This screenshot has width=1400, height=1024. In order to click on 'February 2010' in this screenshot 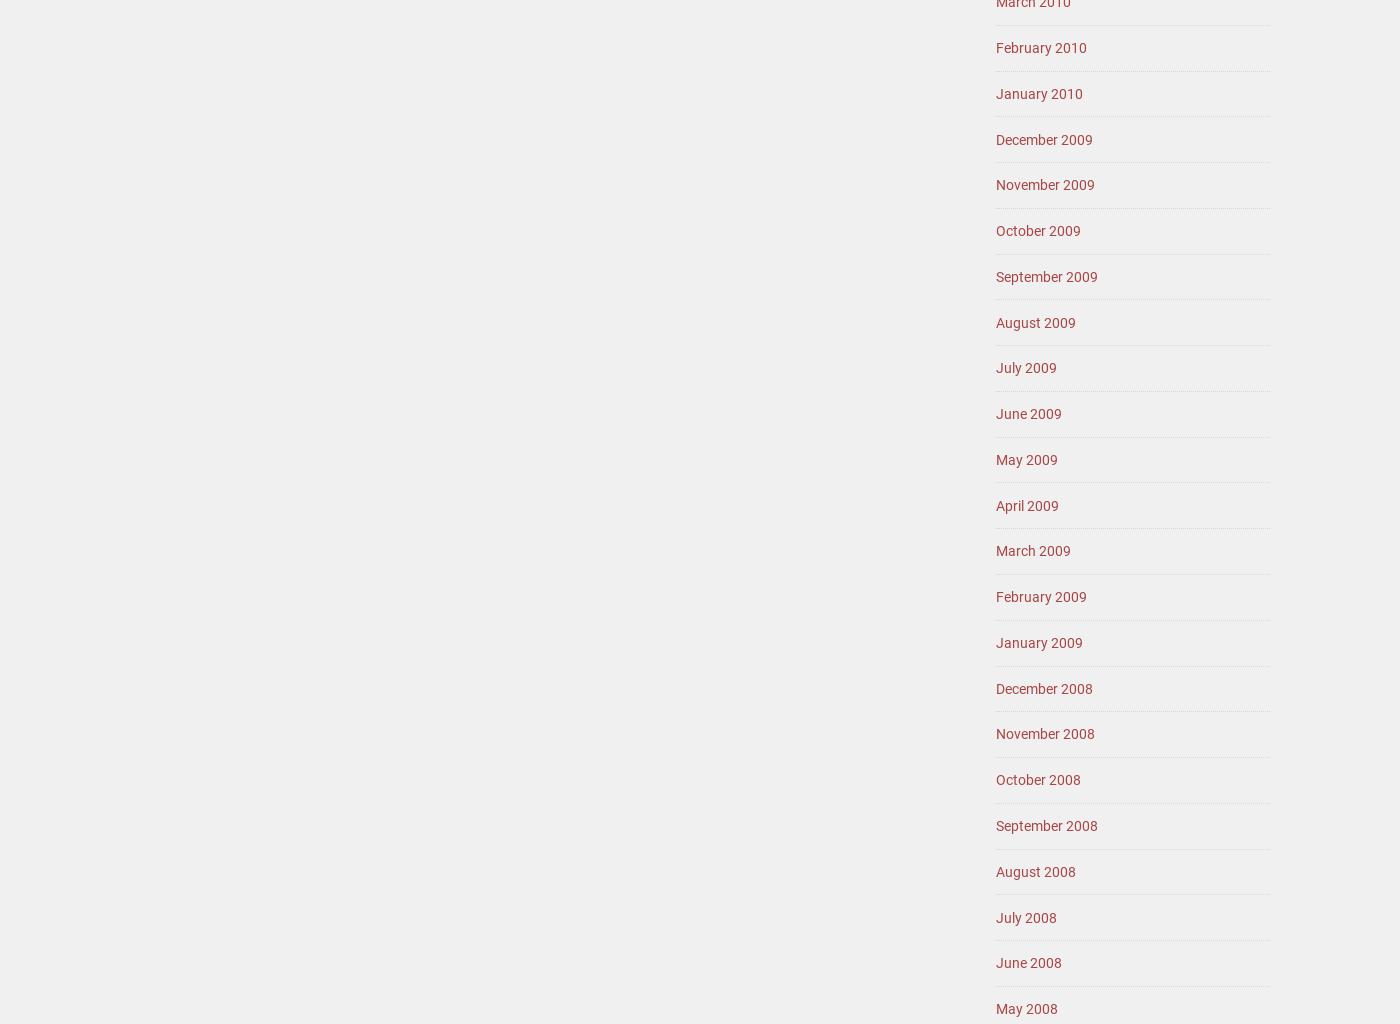, I will do `click(1041, 46)`.